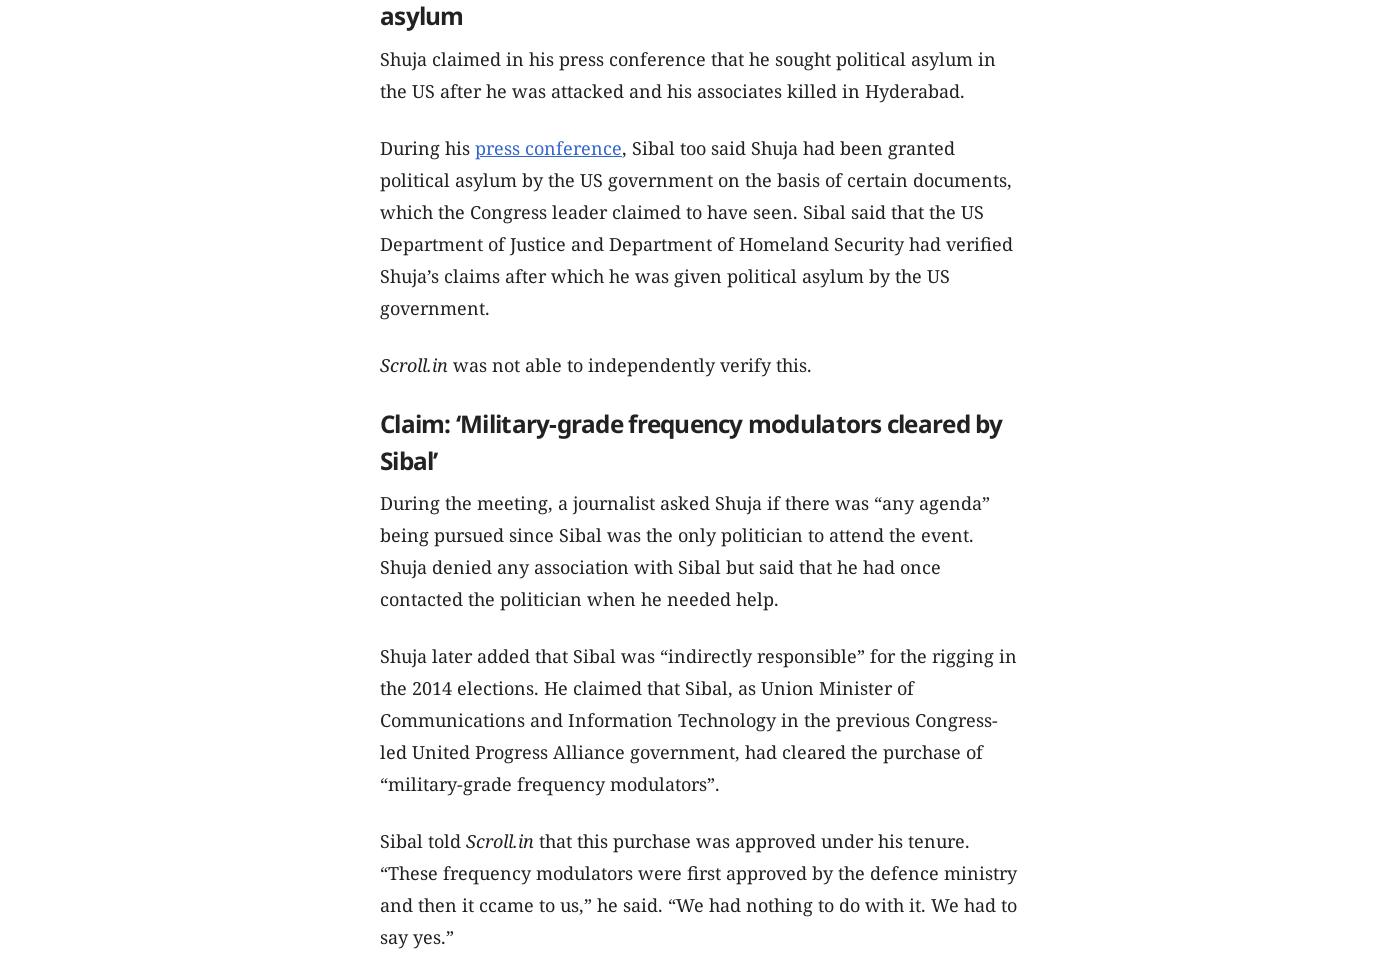 This screenshot has width=1400, height=974. Describe the element at coordinates (548, 147) in the screenshot. I see `'press conference'` at that location.